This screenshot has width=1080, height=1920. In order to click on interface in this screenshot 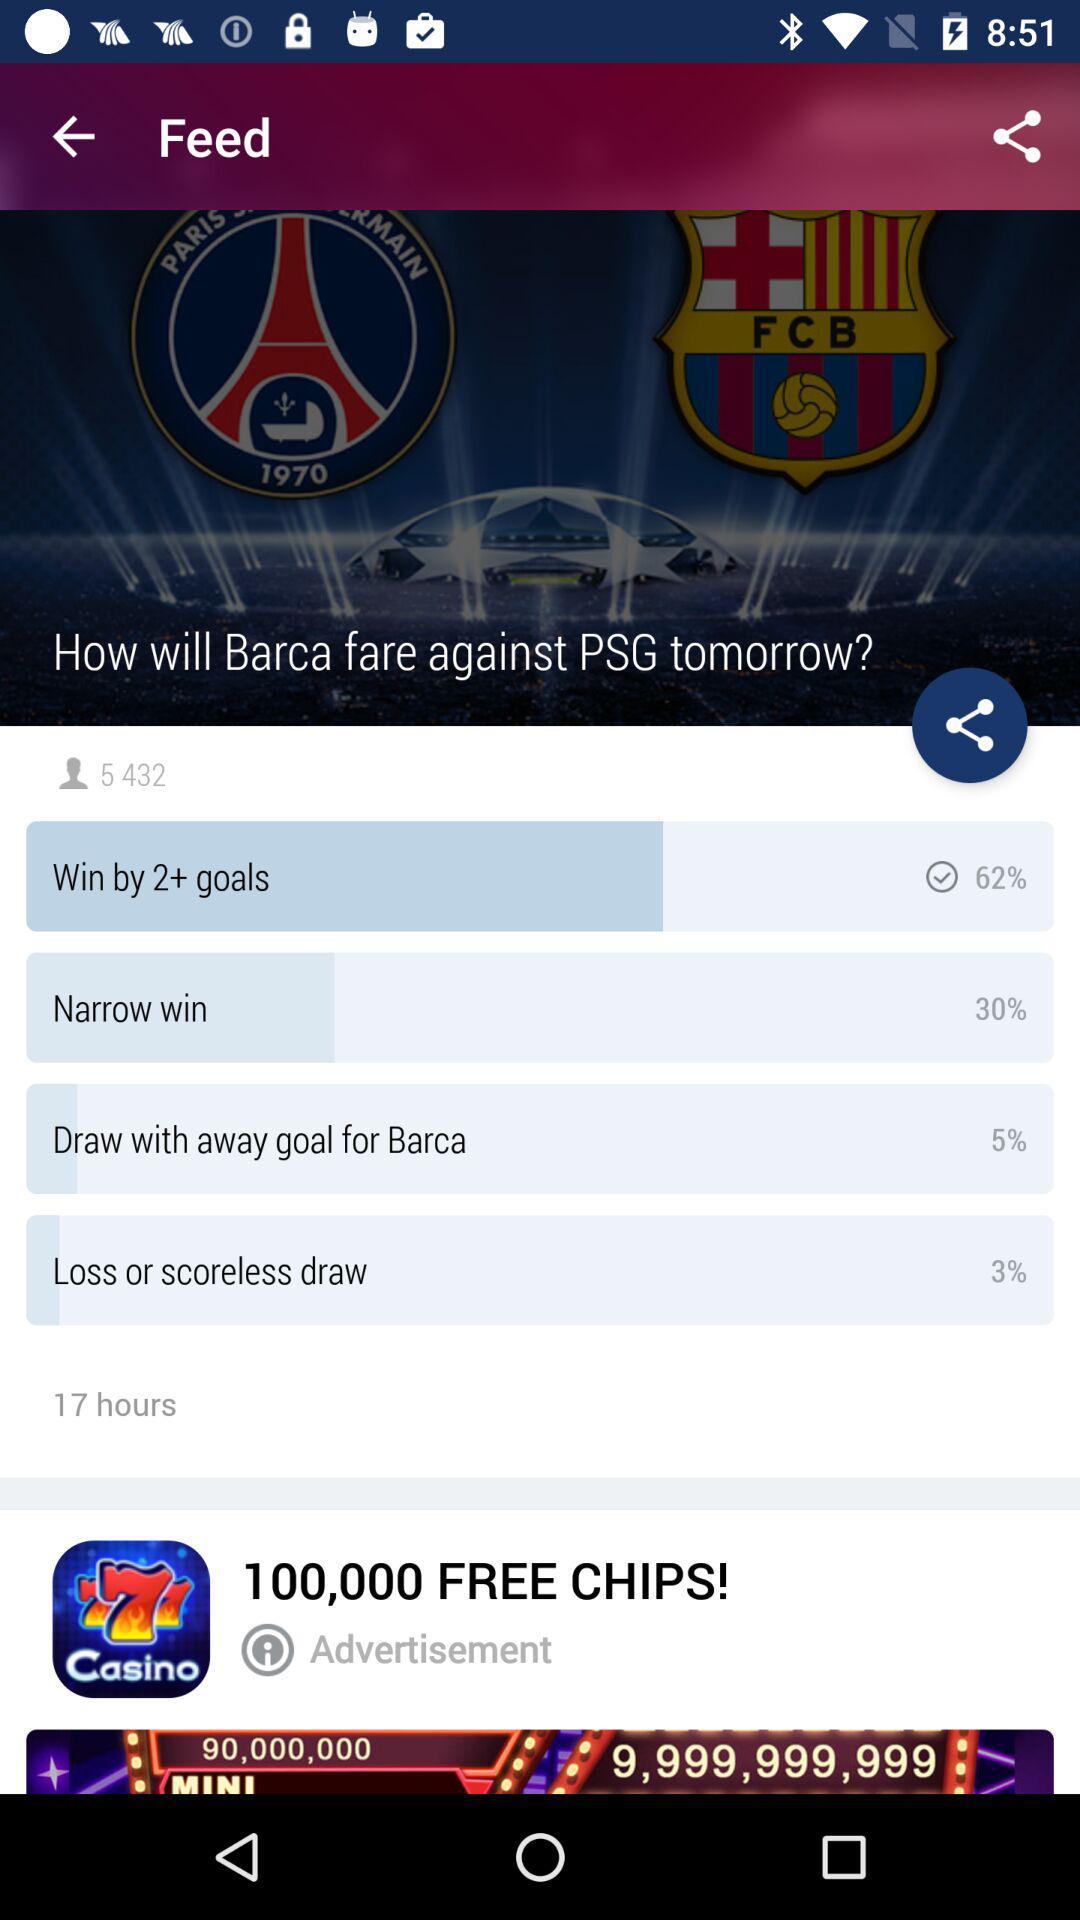, I will do `click(968, 724)`.